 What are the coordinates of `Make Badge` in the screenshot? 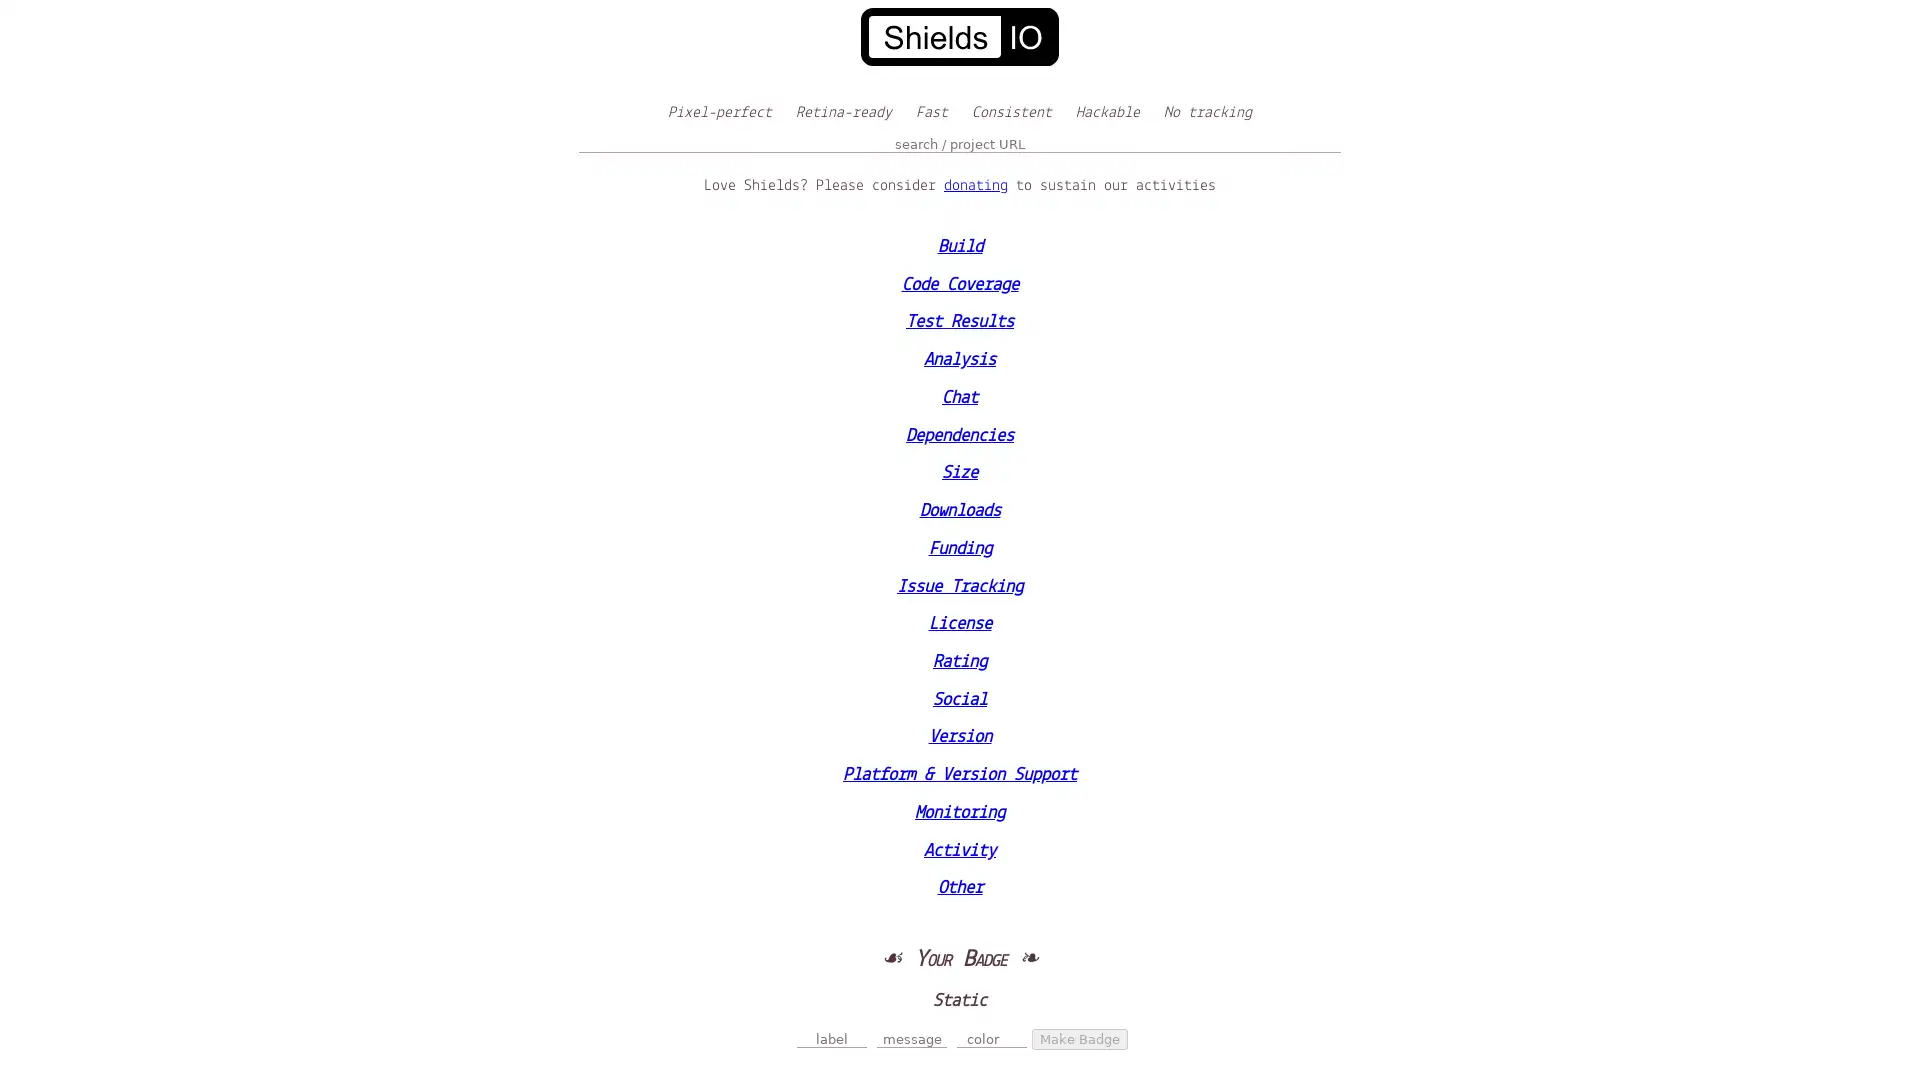 It's located at (1079, 1038).